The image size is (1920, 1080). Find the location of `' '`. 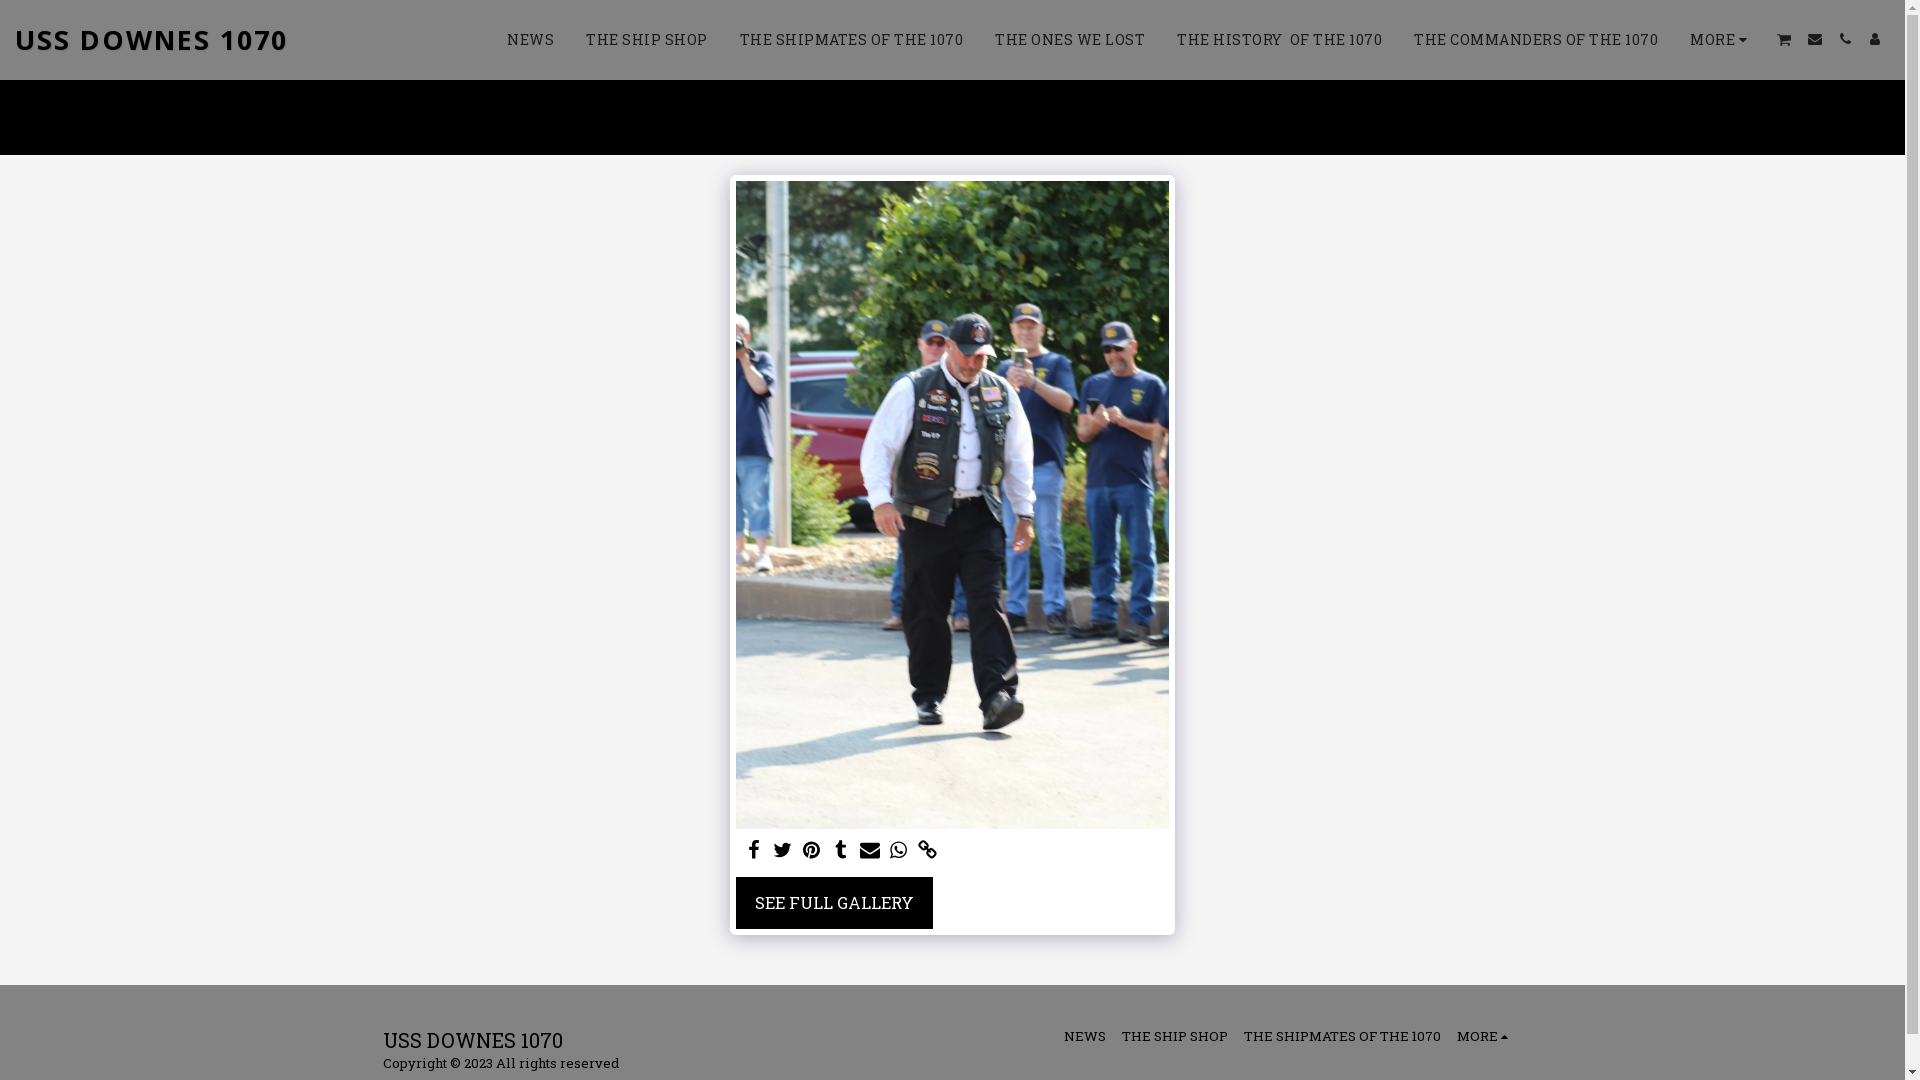

' ' is located at coordinates (840, 851).